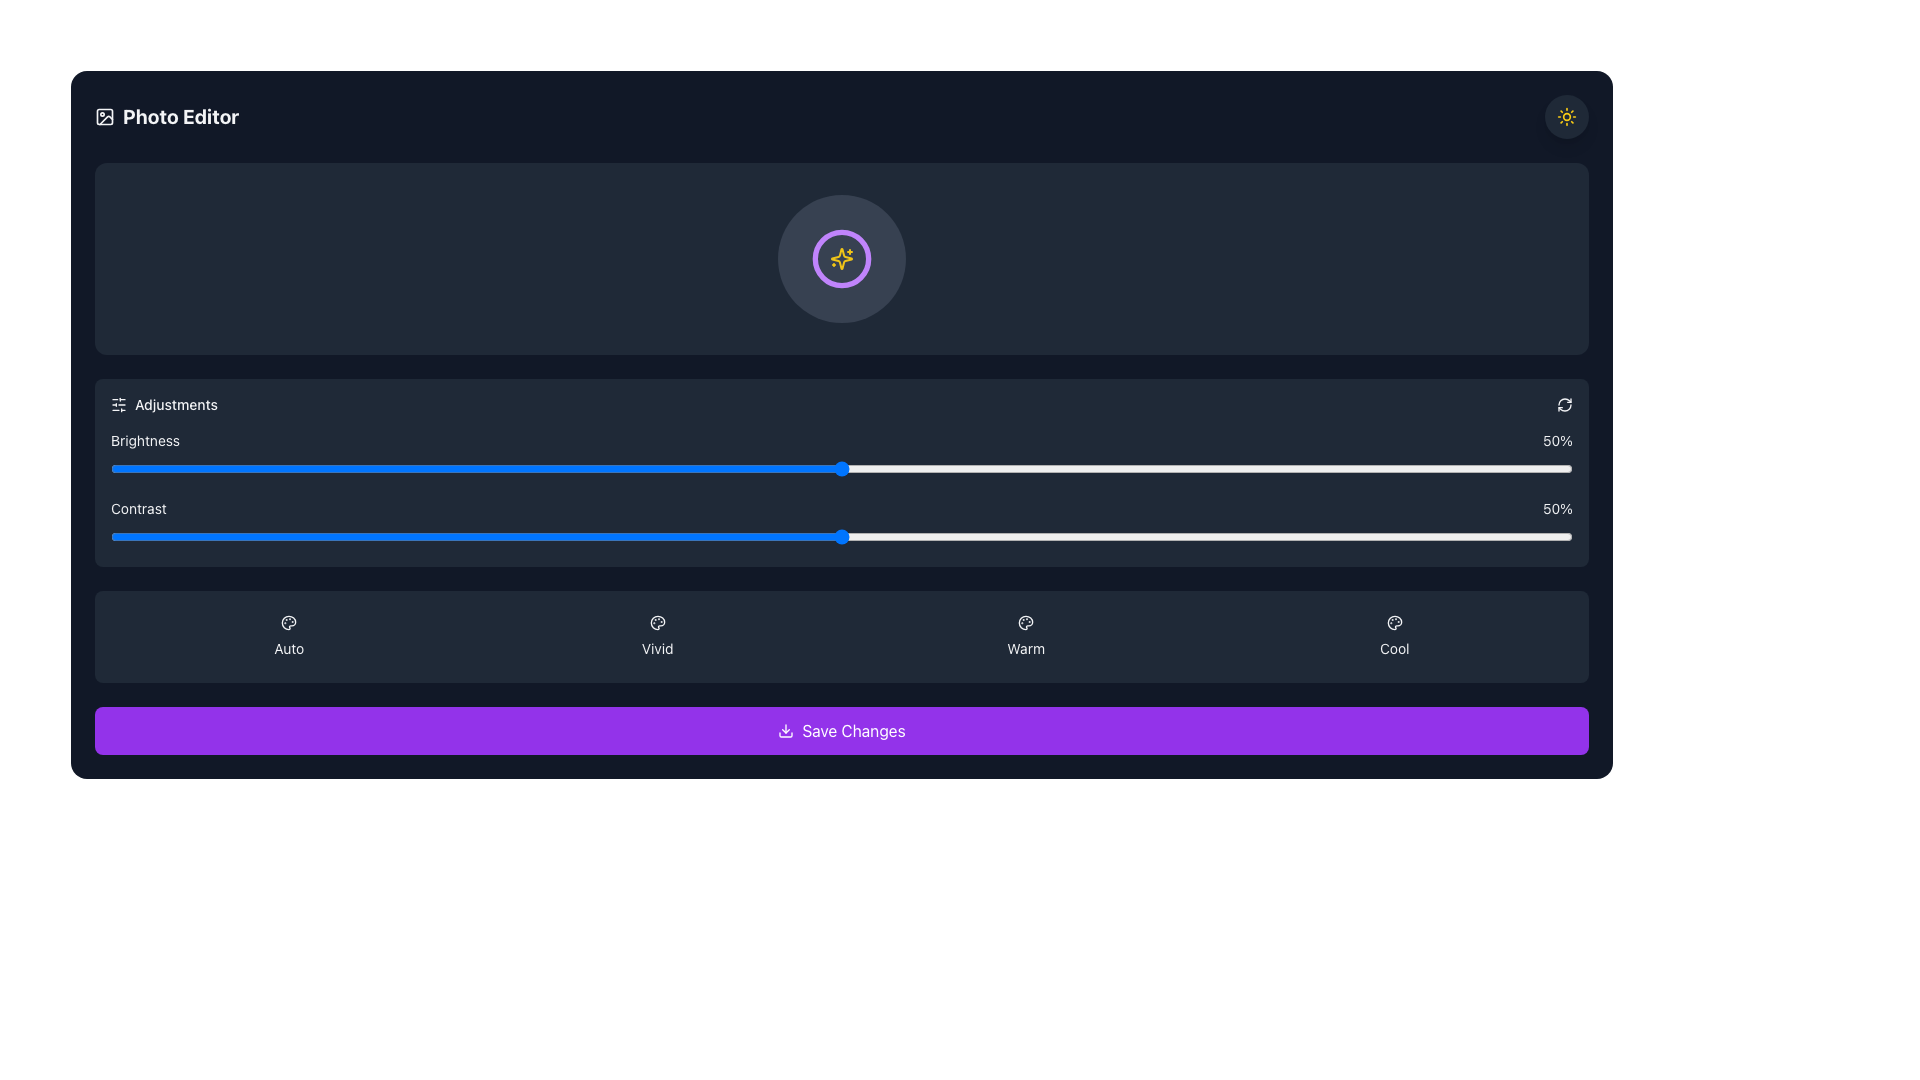 The height and width of the screenshot is (1080, 1920). Describe the element at coordinates (164, 405) in the screenshot. I see `the 'Adjustments' label with an icon featuring sliders` at that location.